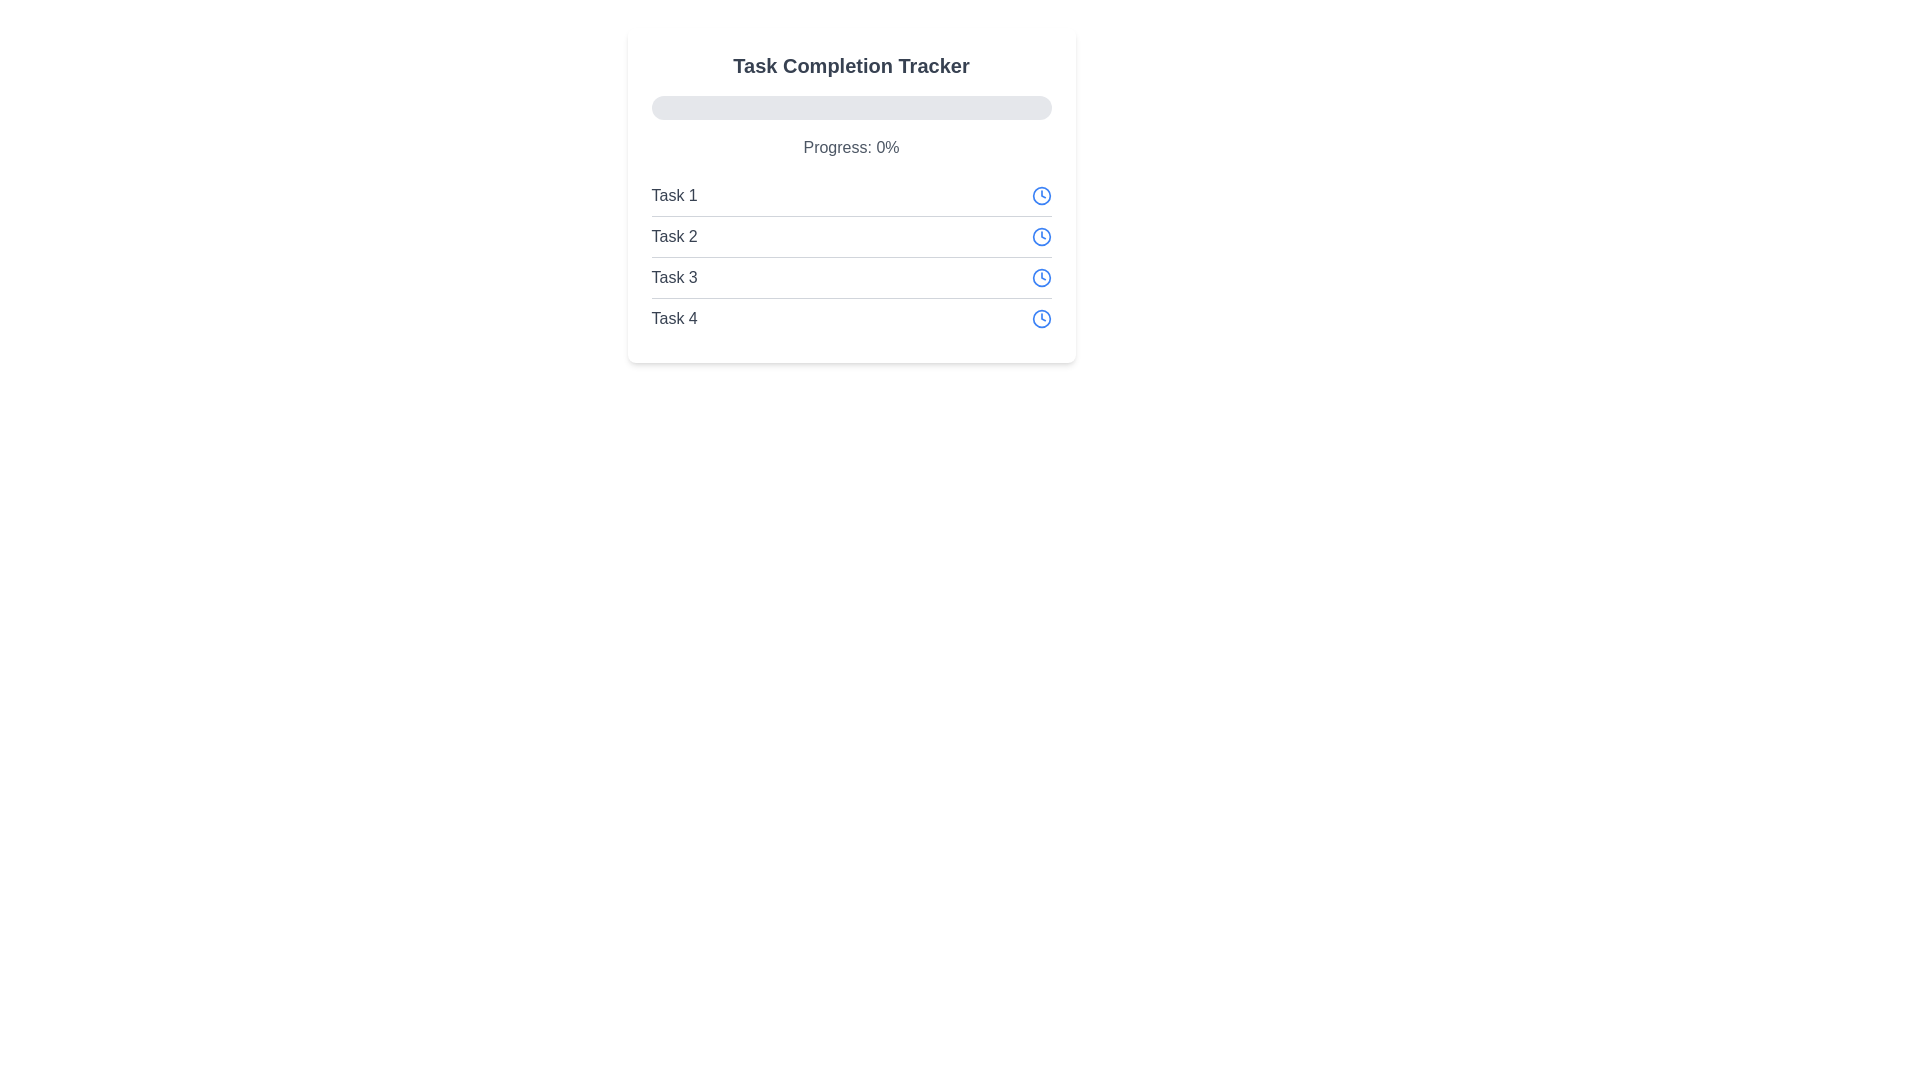 This screenshot has width=1920, height=1080. Describe the element at coordinates (1040, 196) in the screenshot. I see `the interactive clock button in the 'Task Completion Tracker'` at that location.